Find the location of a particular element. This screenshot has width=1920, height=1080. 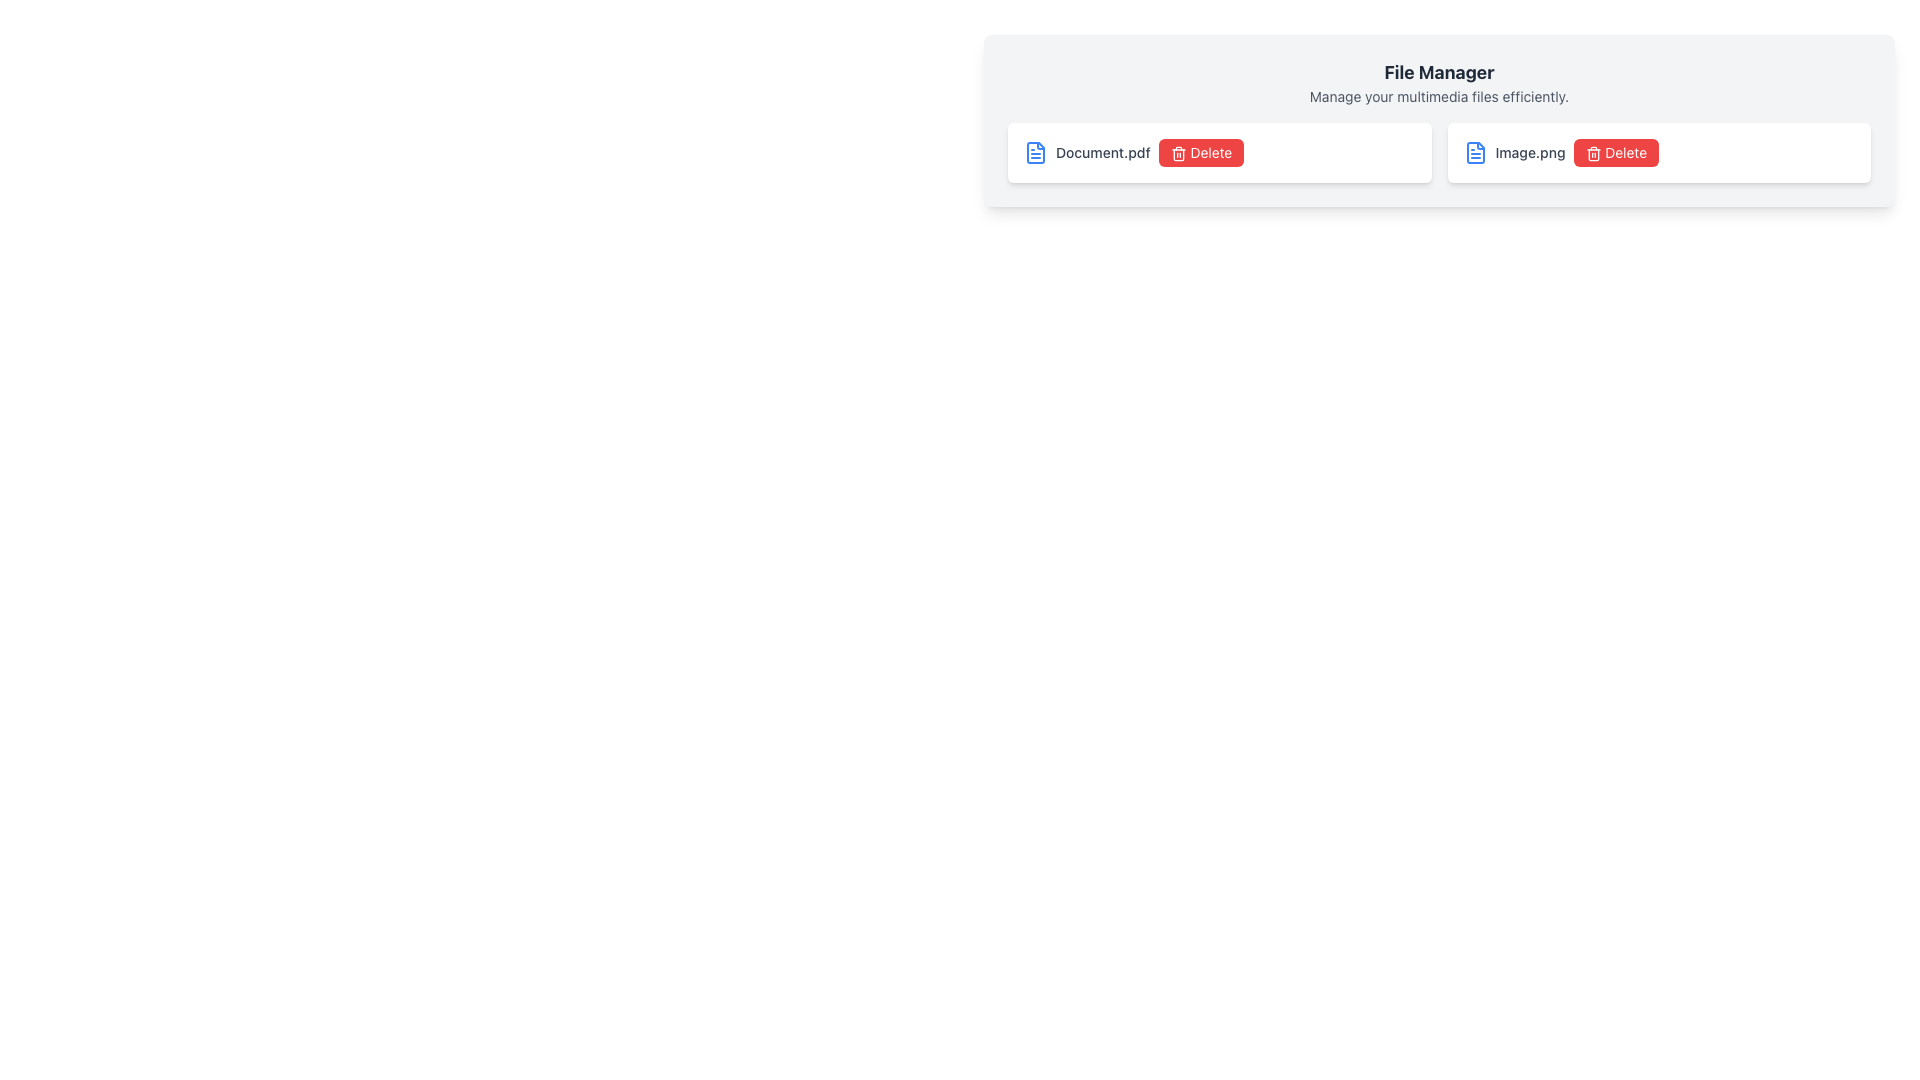

the 'Delete' button in the Composite component containing the blue document icon and the text 'Document.pdf' is located at coordinates (1218, 152).